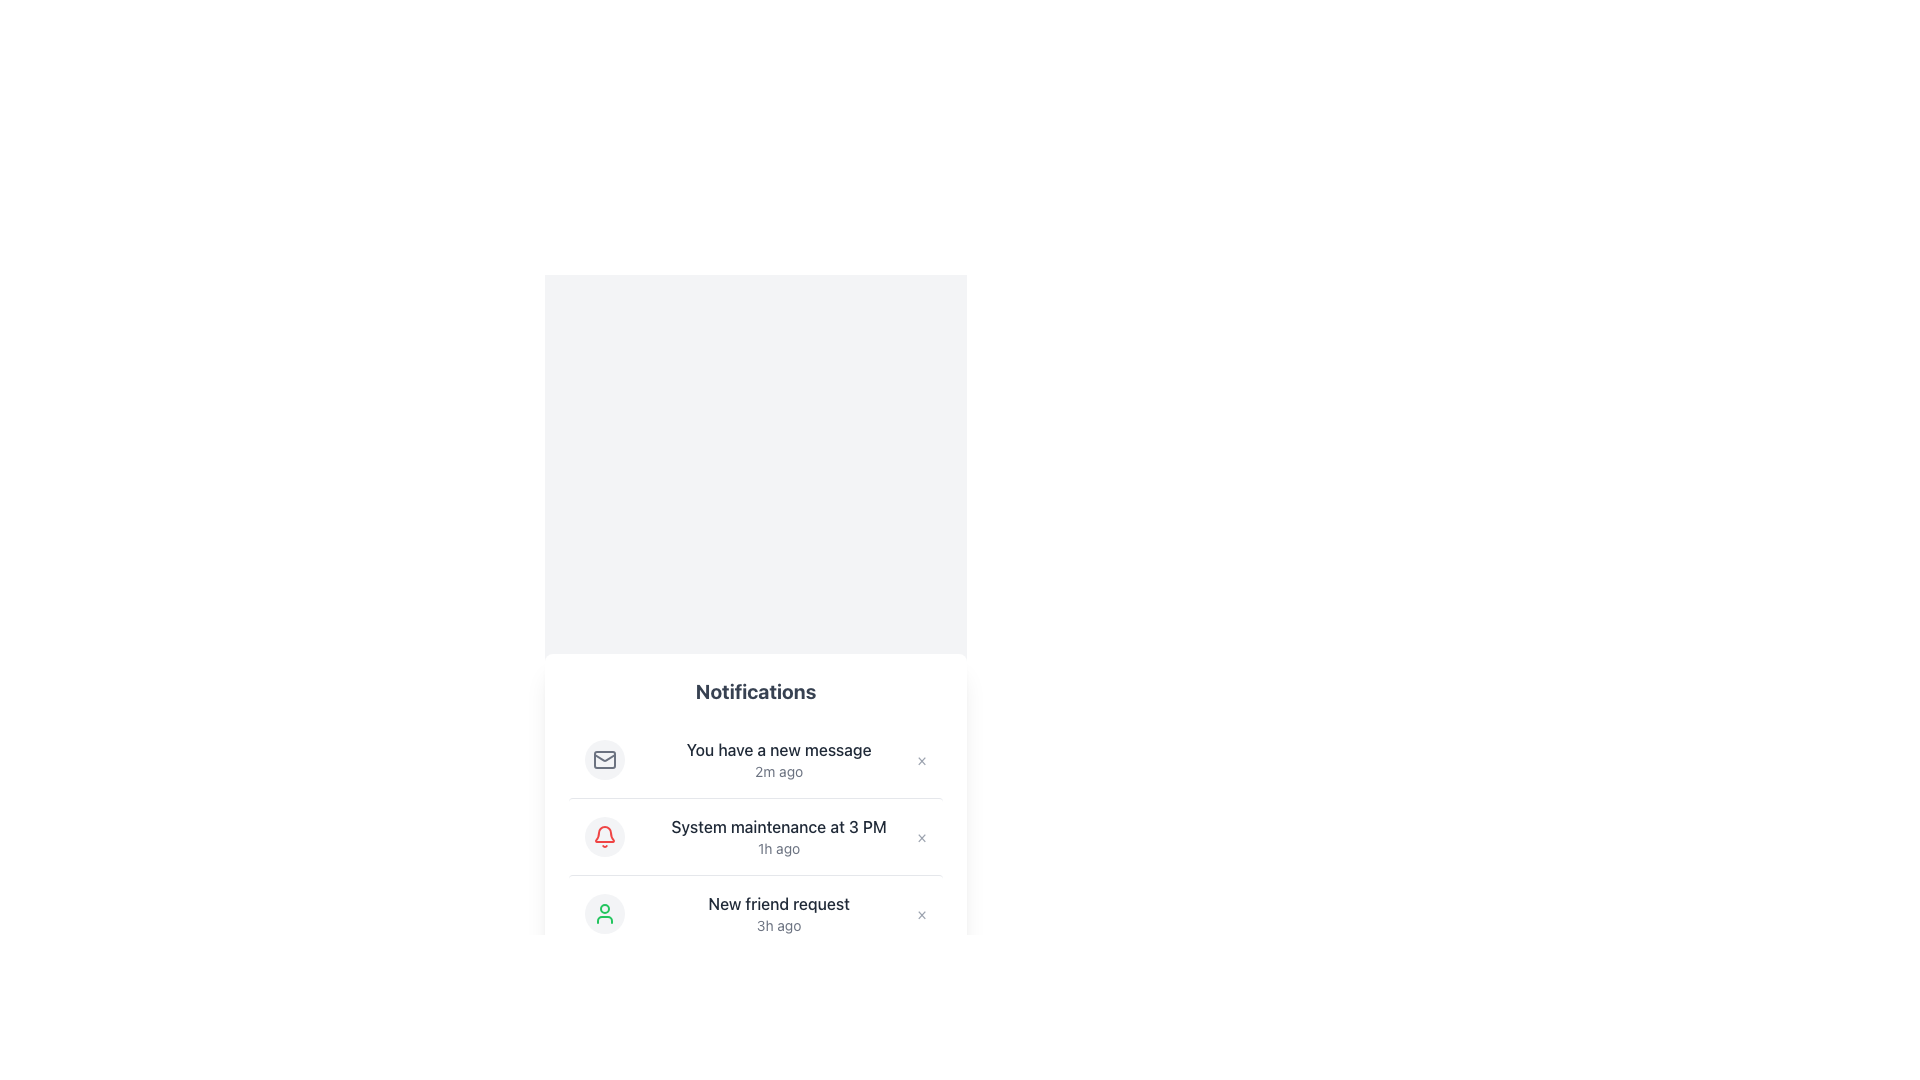 Image resolution: width=1920 pixels, height=1080 pixels. What do you see at coordinates (920, 759) in the screenshot?
I see `the close button on the right side of the notification that reads 'You have a new message'` at bounding box center [920, 759].